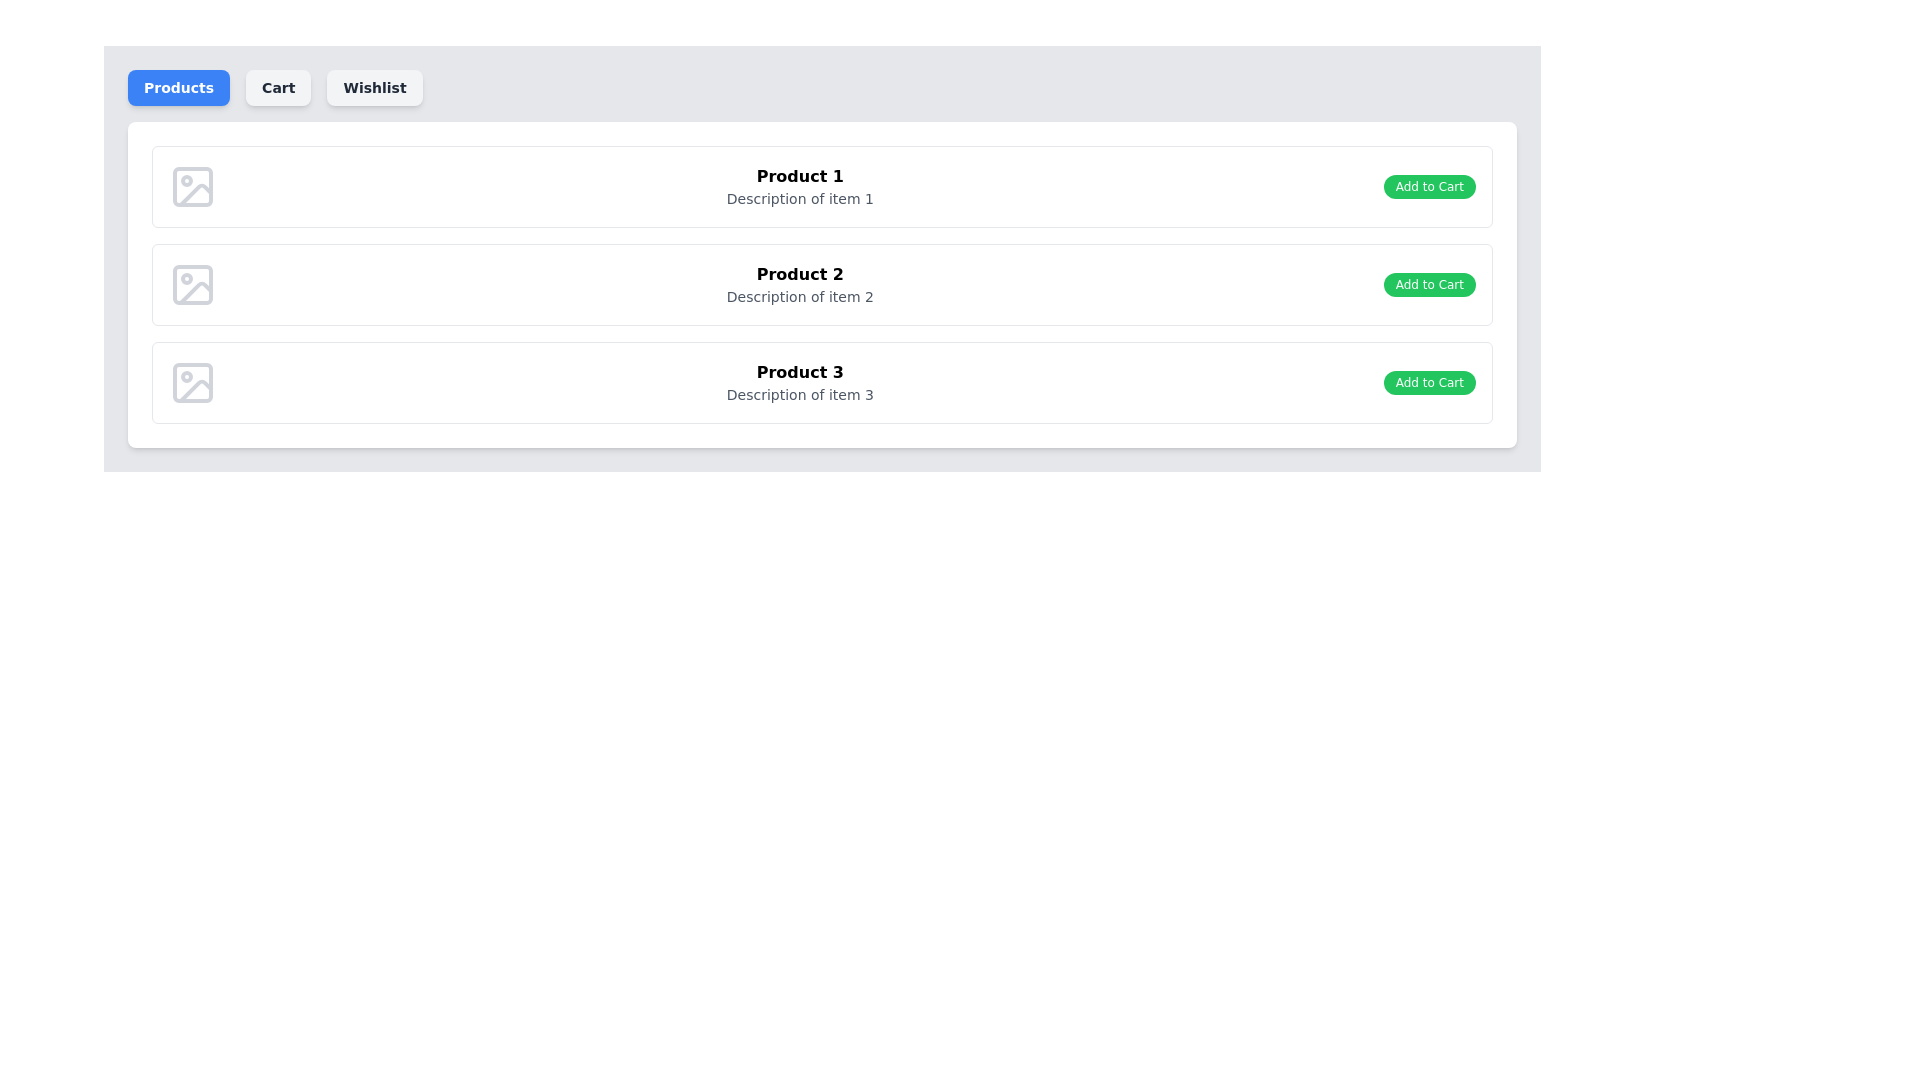 This screenshot has height=1080, width=1920. Describe the element at coordinates (1428, 382) in the screenshot. I see `the third button in a group of similar buttons, positioned to the right of its corresponding product description` at that location.